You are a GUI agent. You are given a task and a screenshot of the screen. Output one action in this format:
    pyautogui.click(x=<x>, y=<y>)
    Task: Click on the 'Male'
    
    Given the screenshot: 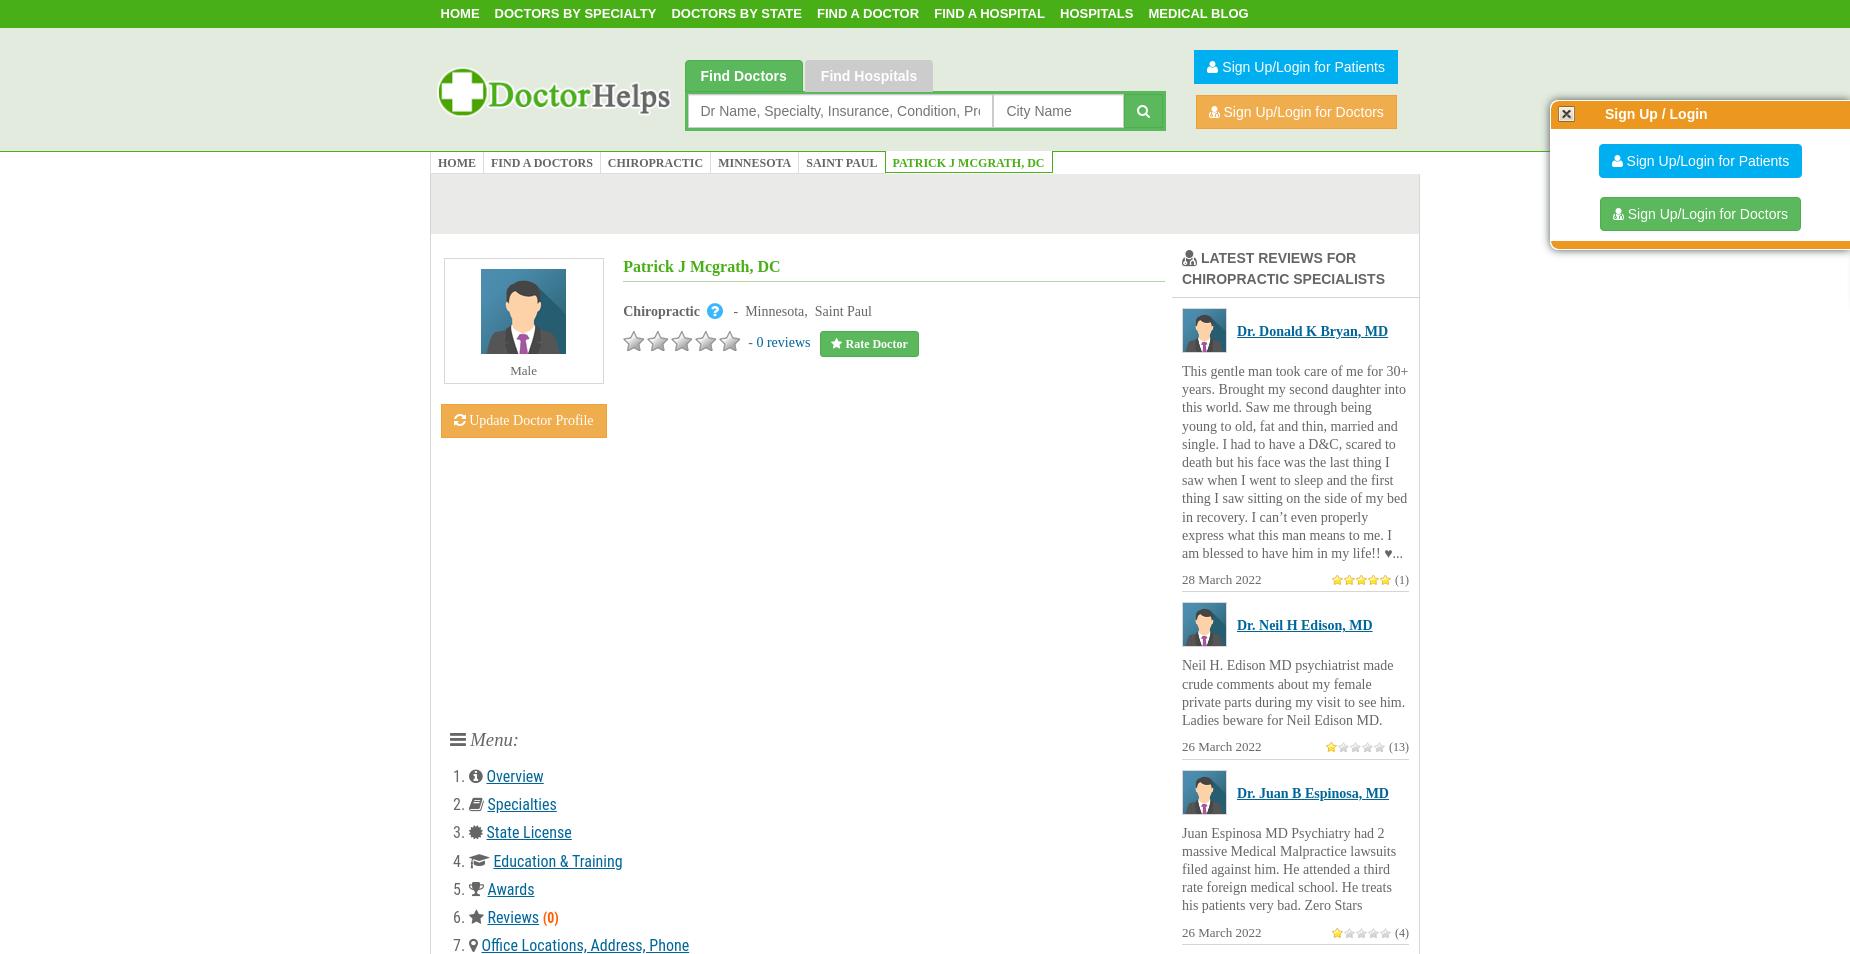 What is the action you would take?
    pyautogui.click(x=522, y=370)
    